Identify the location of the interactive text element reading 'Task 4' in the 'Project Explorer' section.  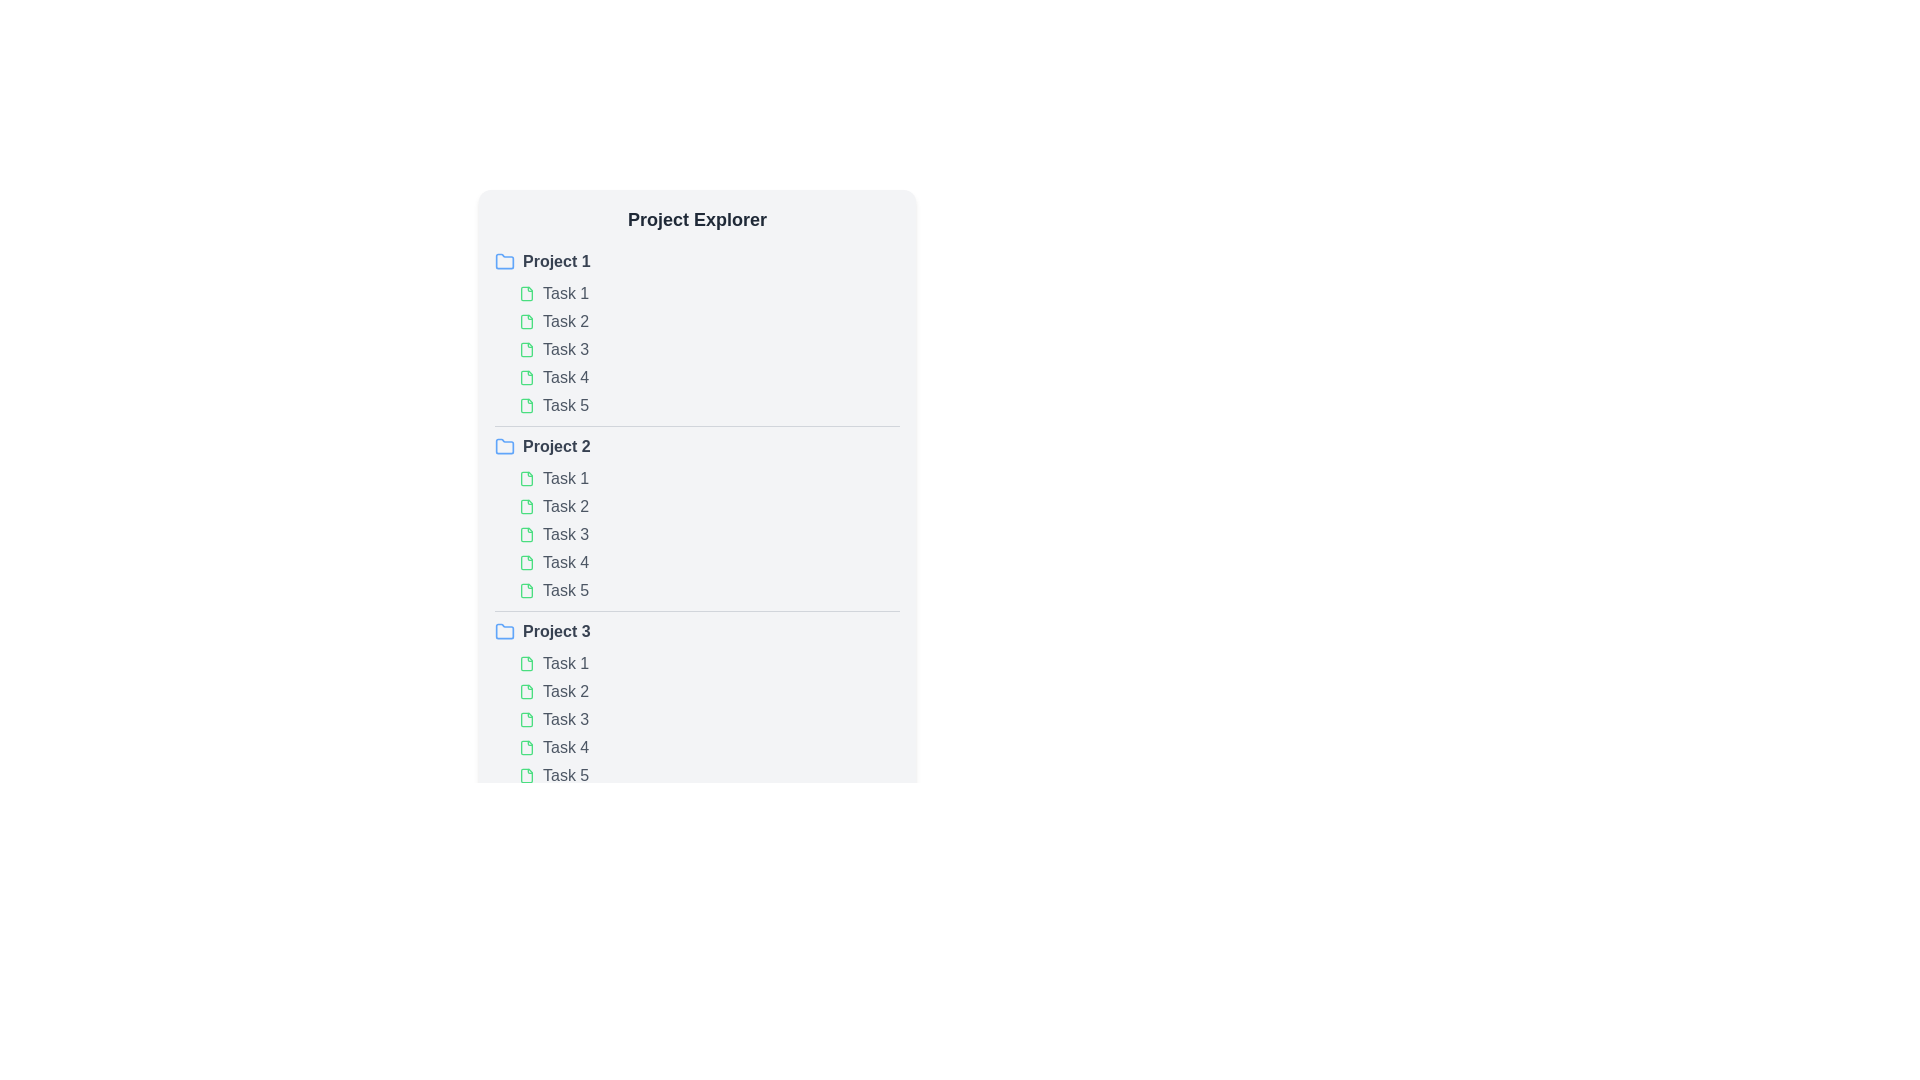
(565, 563).